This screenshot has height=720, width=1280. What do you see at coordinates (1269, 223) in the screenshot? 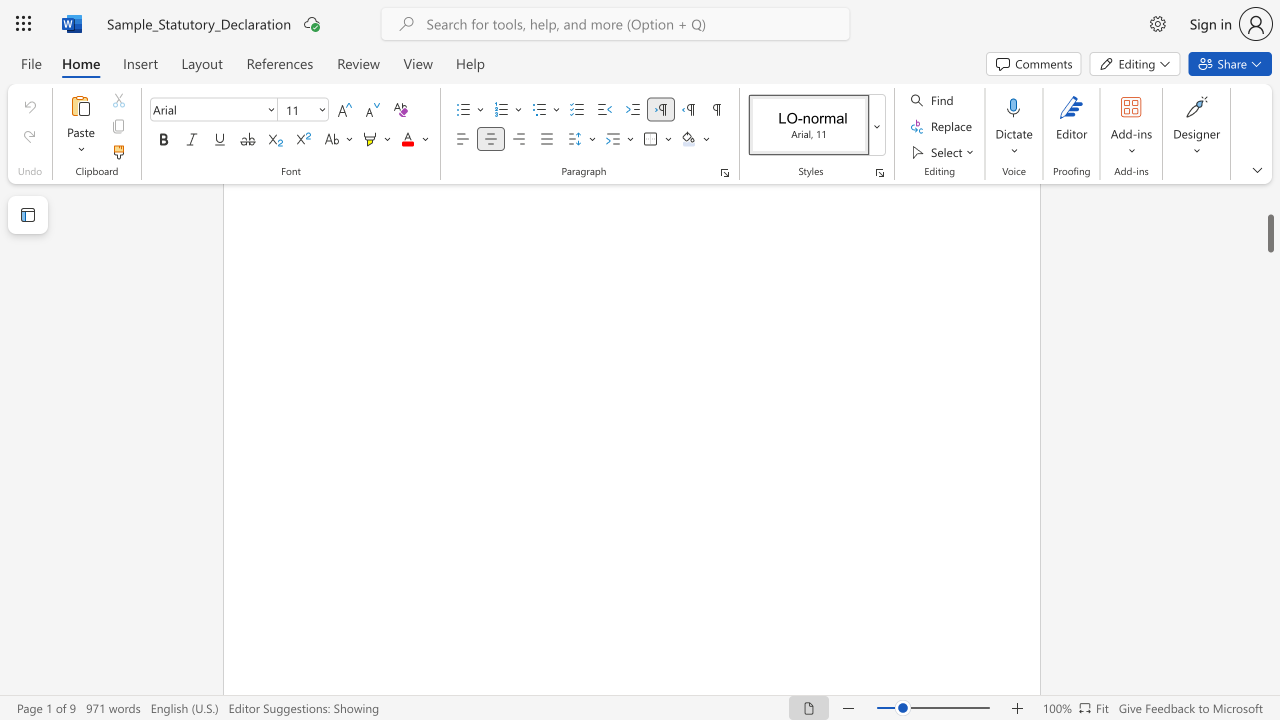
I see `the scrollbar and move down 5440 pixels` at bounding box center [1269, 223].